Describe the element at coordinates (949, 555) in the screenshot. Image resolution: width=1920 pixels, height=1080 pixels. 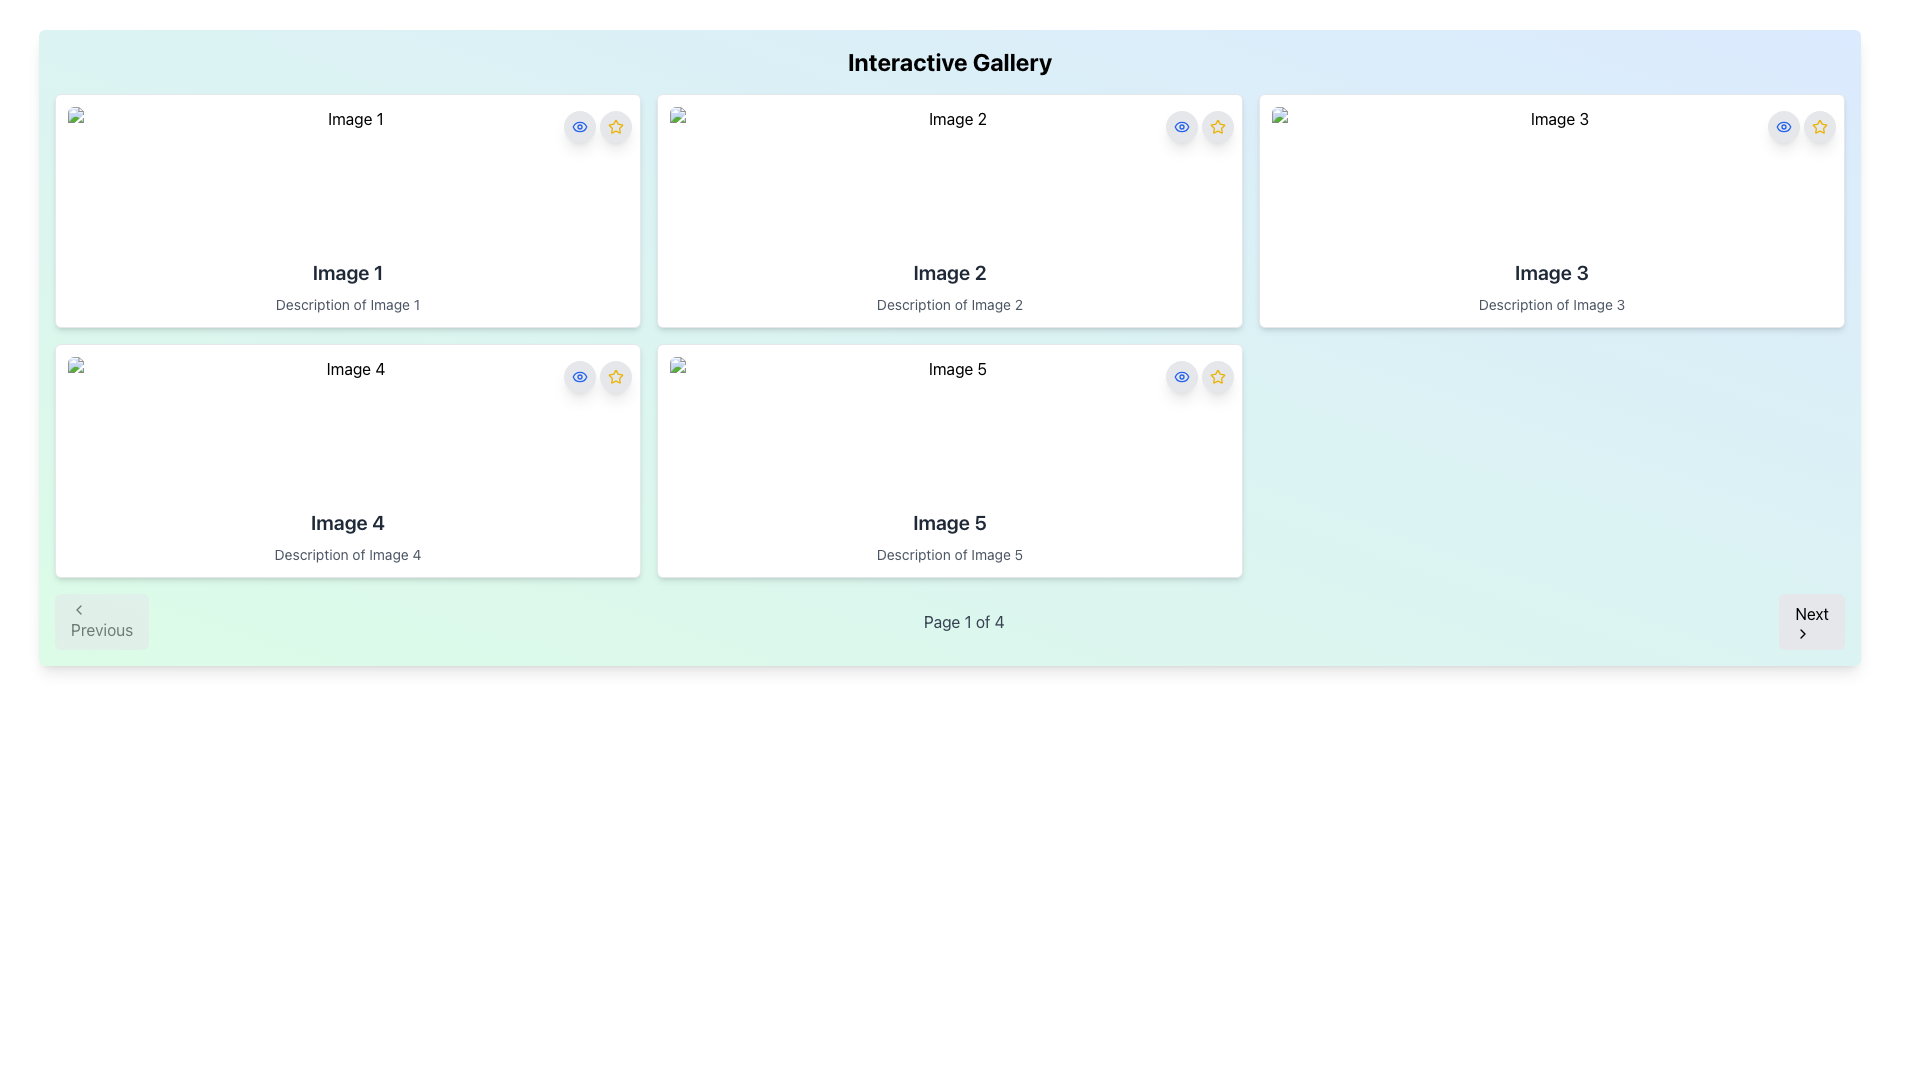
I see `the static text element that provides additional context for 'Image 5', located beneath the title 'Image 5' in the card positioned in the second row and third column` at that location.